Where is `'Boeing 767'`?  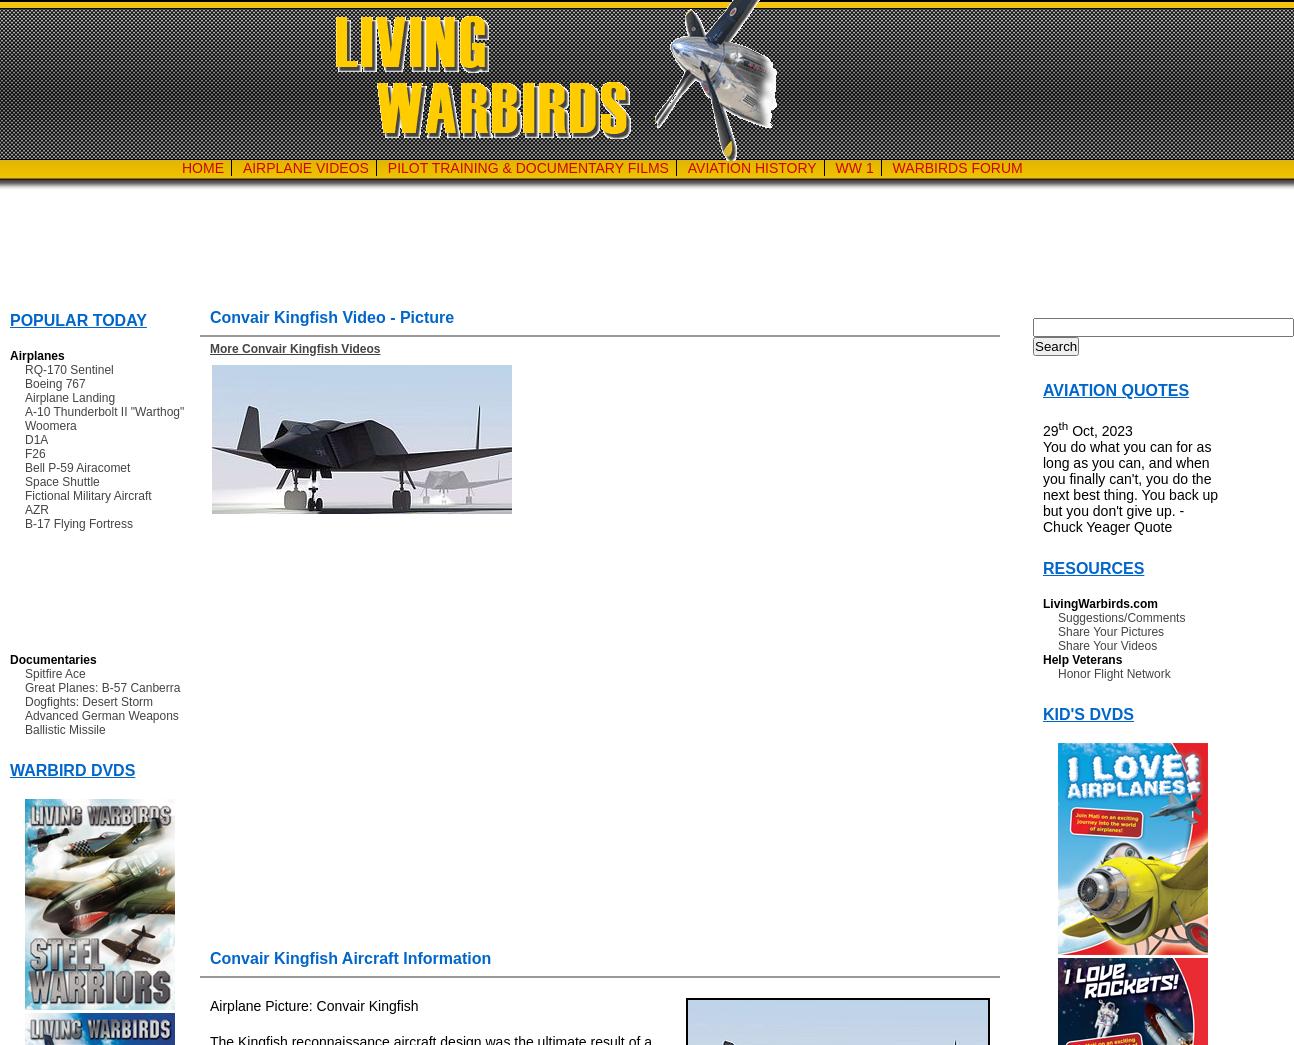
'Boeing 767' is located at coordinates (53, 383).